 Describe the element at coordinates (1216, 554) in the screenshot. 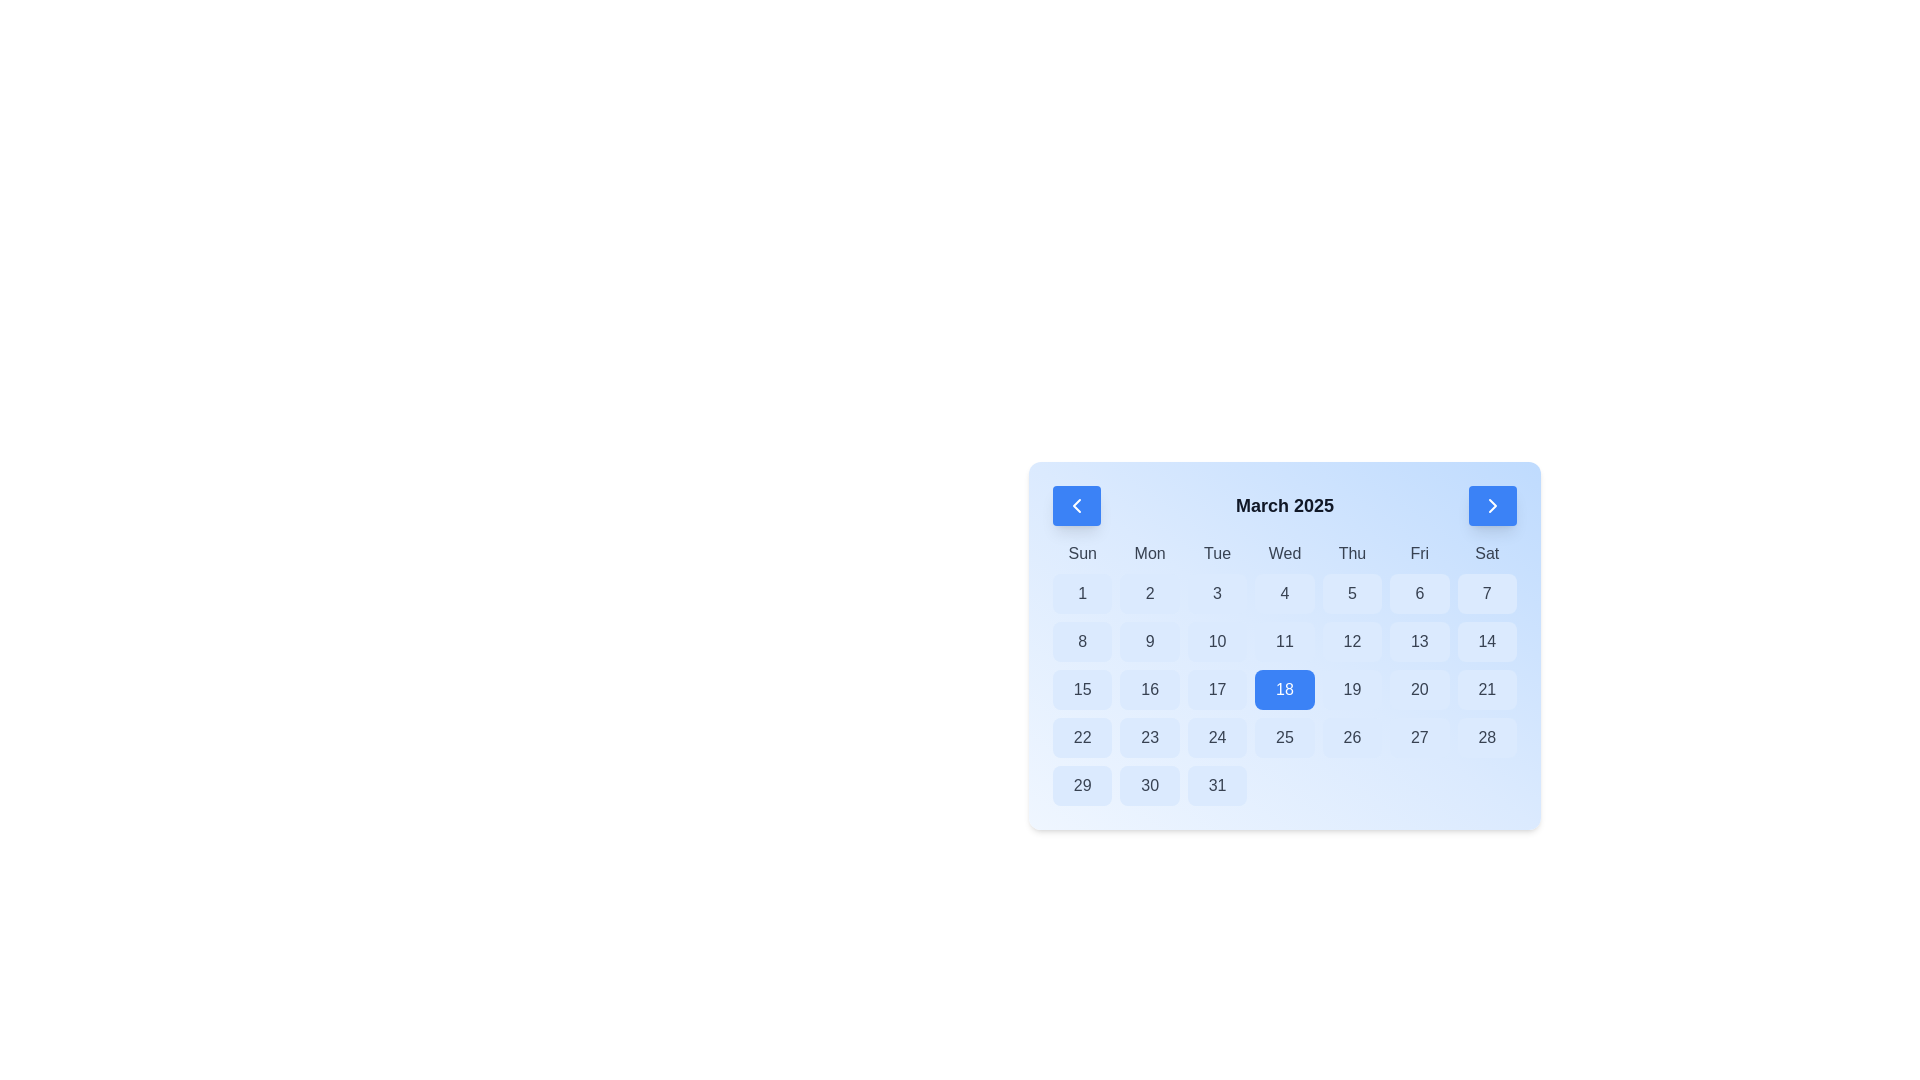

I see `the text label for Tuesday, which is the third text element representing the days of the week in the calendar interface, located between Monday and Wednesday` at that location.